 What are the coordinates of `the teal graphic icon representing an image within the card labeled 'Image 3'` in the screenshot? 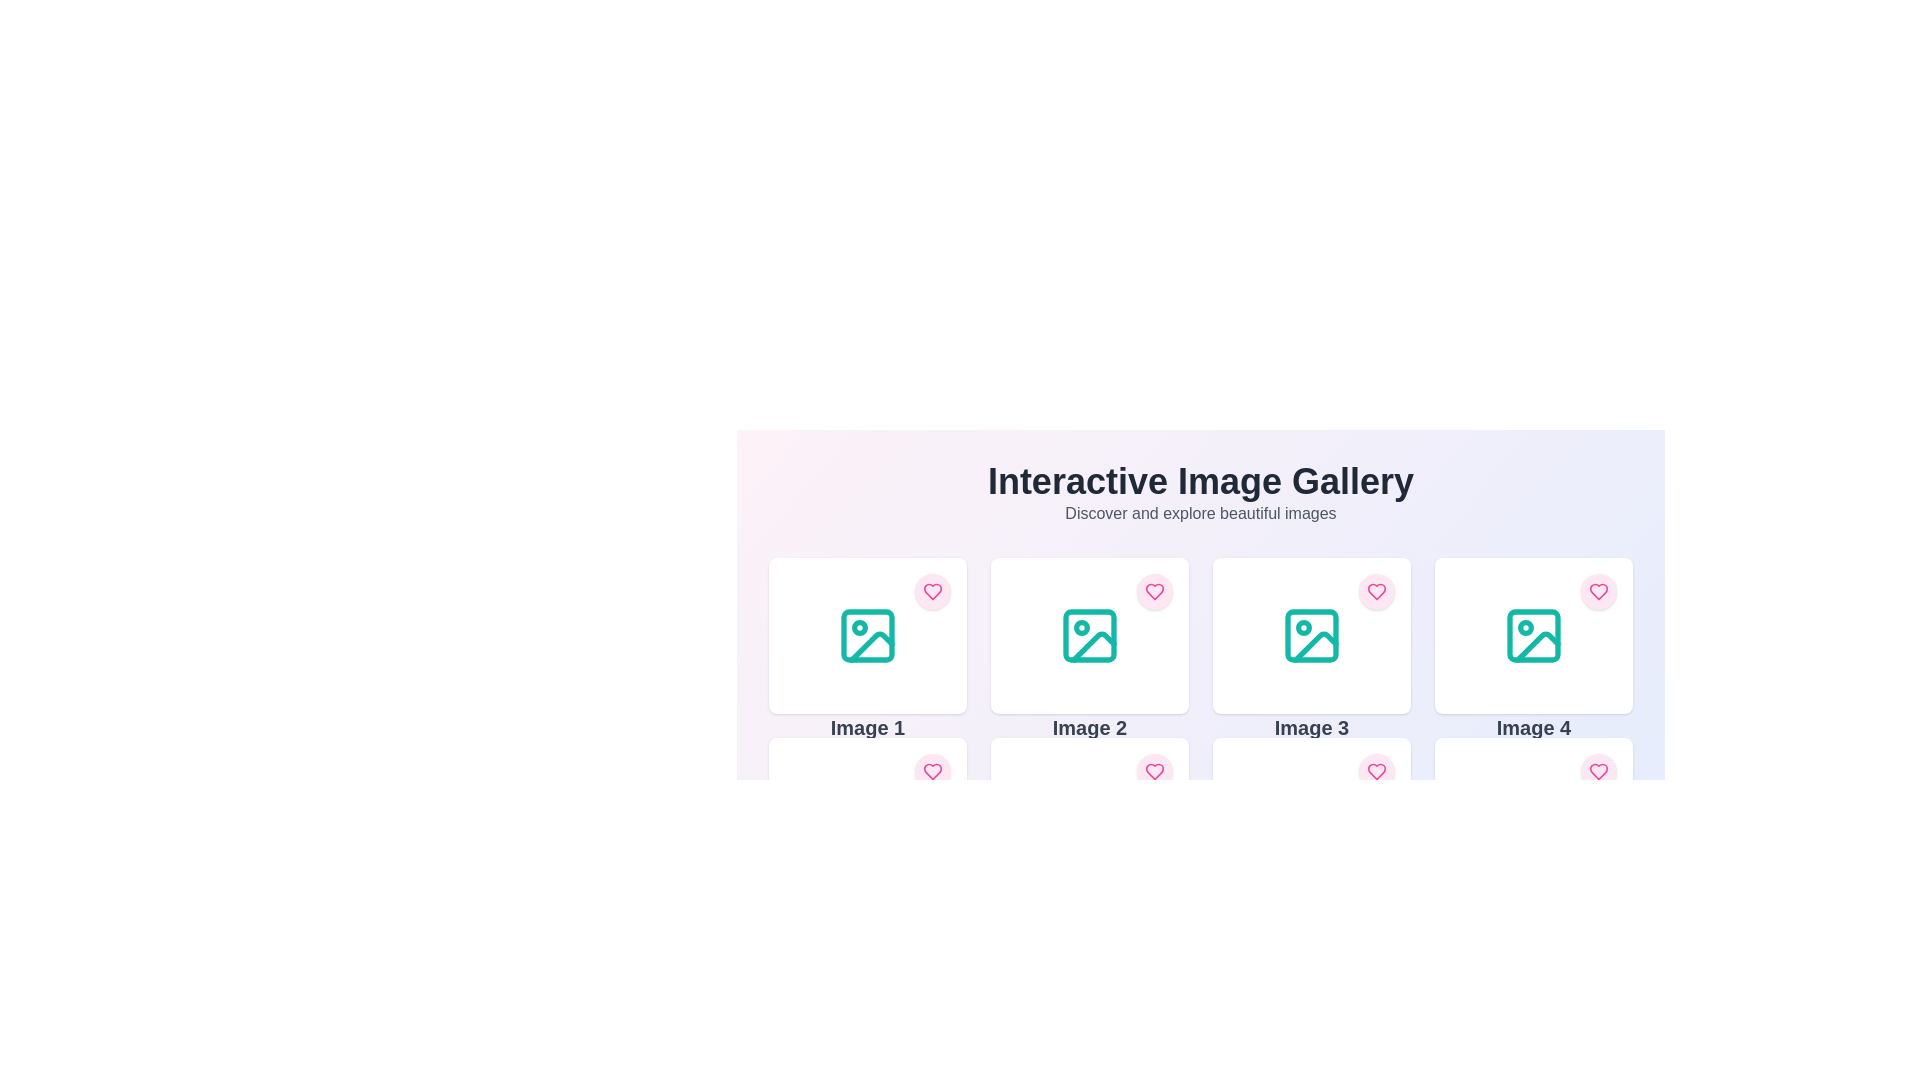 It's located at (1311, 636).